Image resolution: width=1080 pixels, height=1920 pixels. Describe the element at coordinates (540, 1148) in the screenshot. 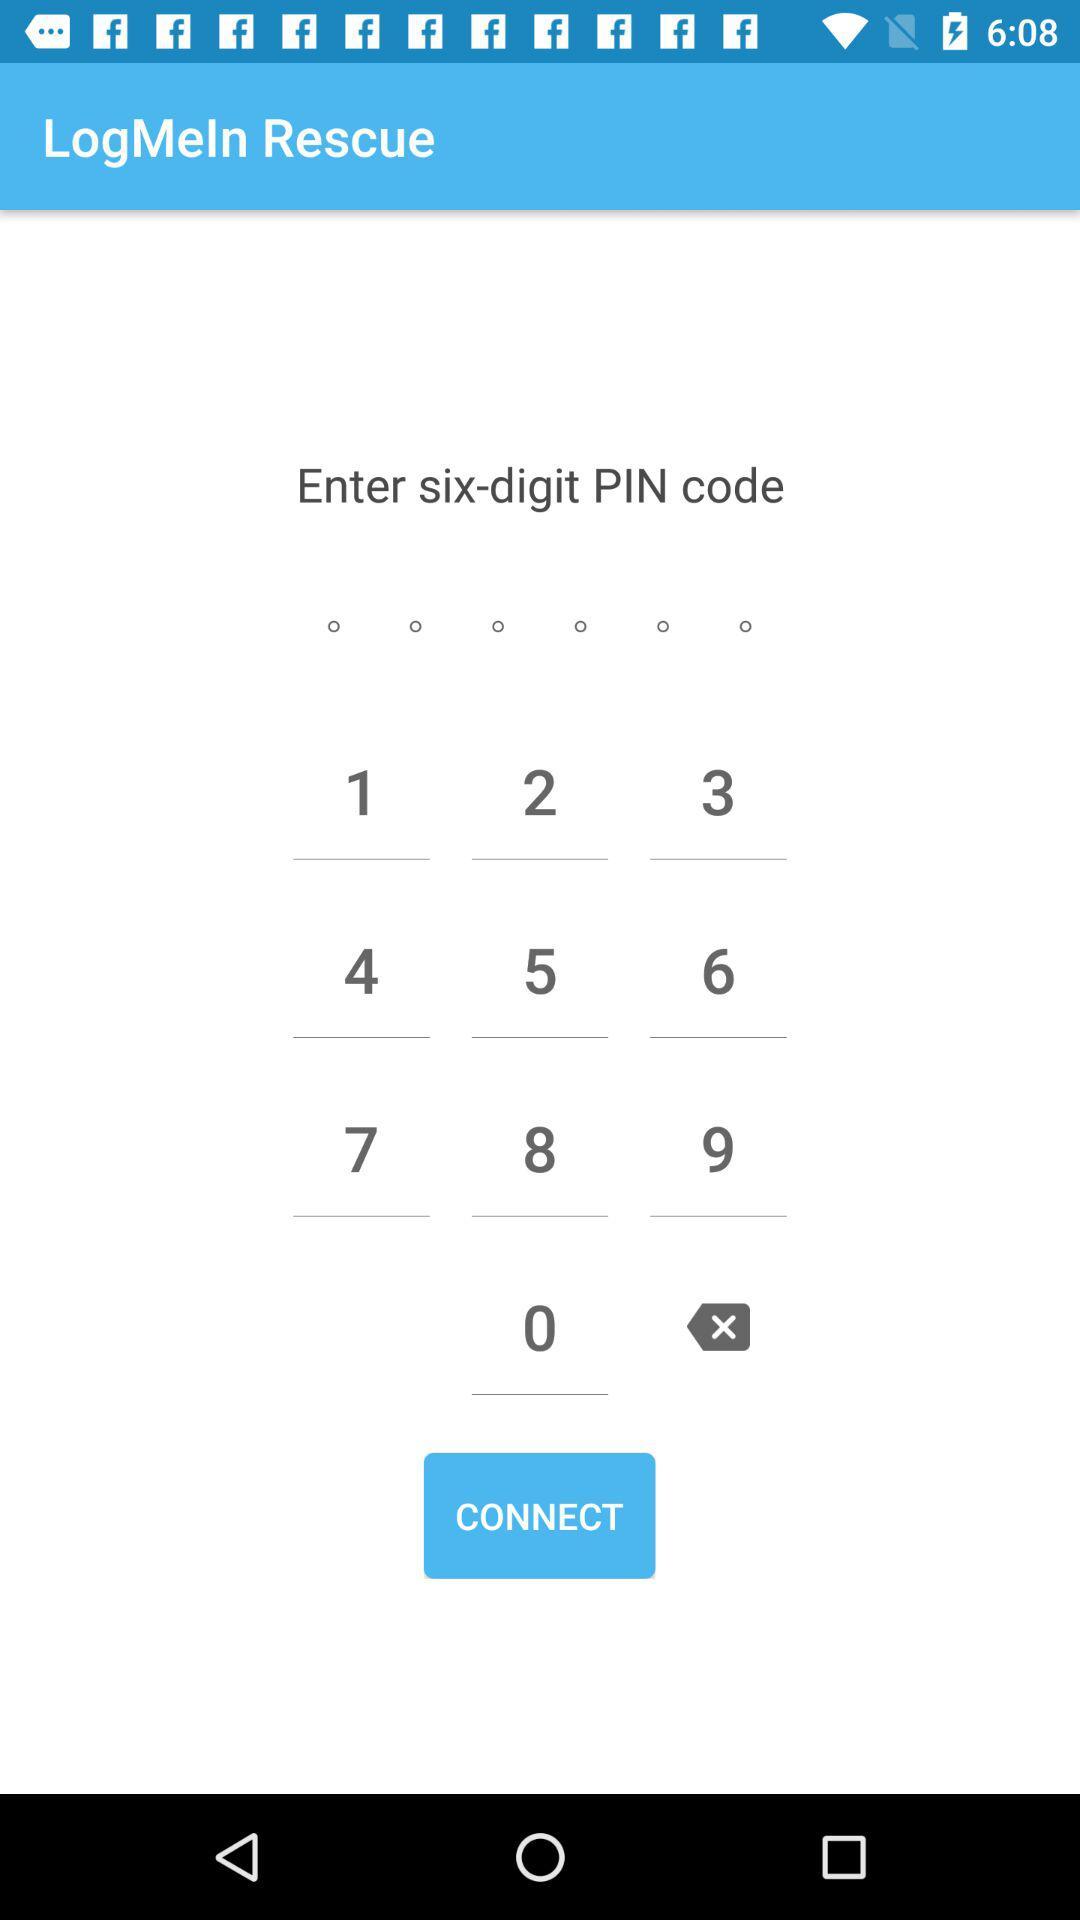

I see `the 8 icon` at that location.